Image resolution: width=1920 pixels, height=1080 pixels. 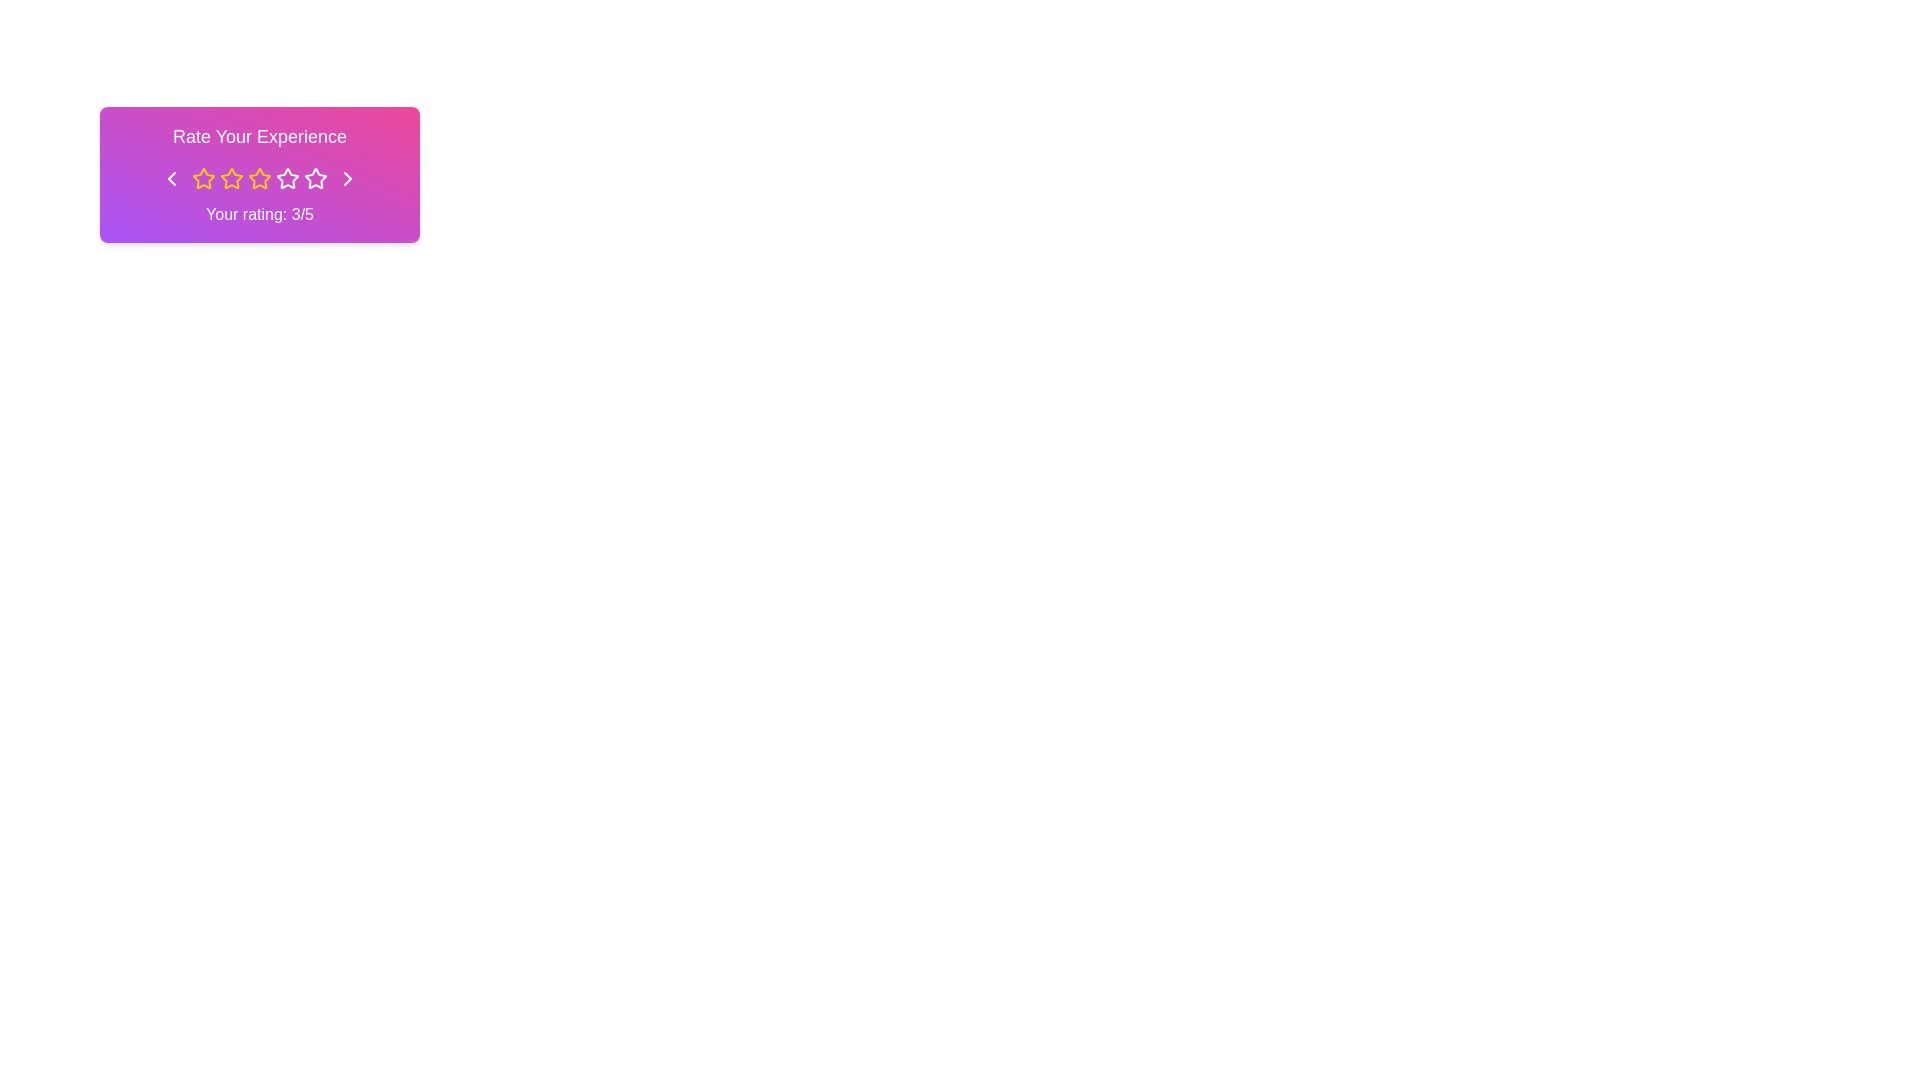 What do you see at coordinates (231, 177) in the screenshot?
I see `the second star icon in the rating interface` at bounding box center [231, 177].